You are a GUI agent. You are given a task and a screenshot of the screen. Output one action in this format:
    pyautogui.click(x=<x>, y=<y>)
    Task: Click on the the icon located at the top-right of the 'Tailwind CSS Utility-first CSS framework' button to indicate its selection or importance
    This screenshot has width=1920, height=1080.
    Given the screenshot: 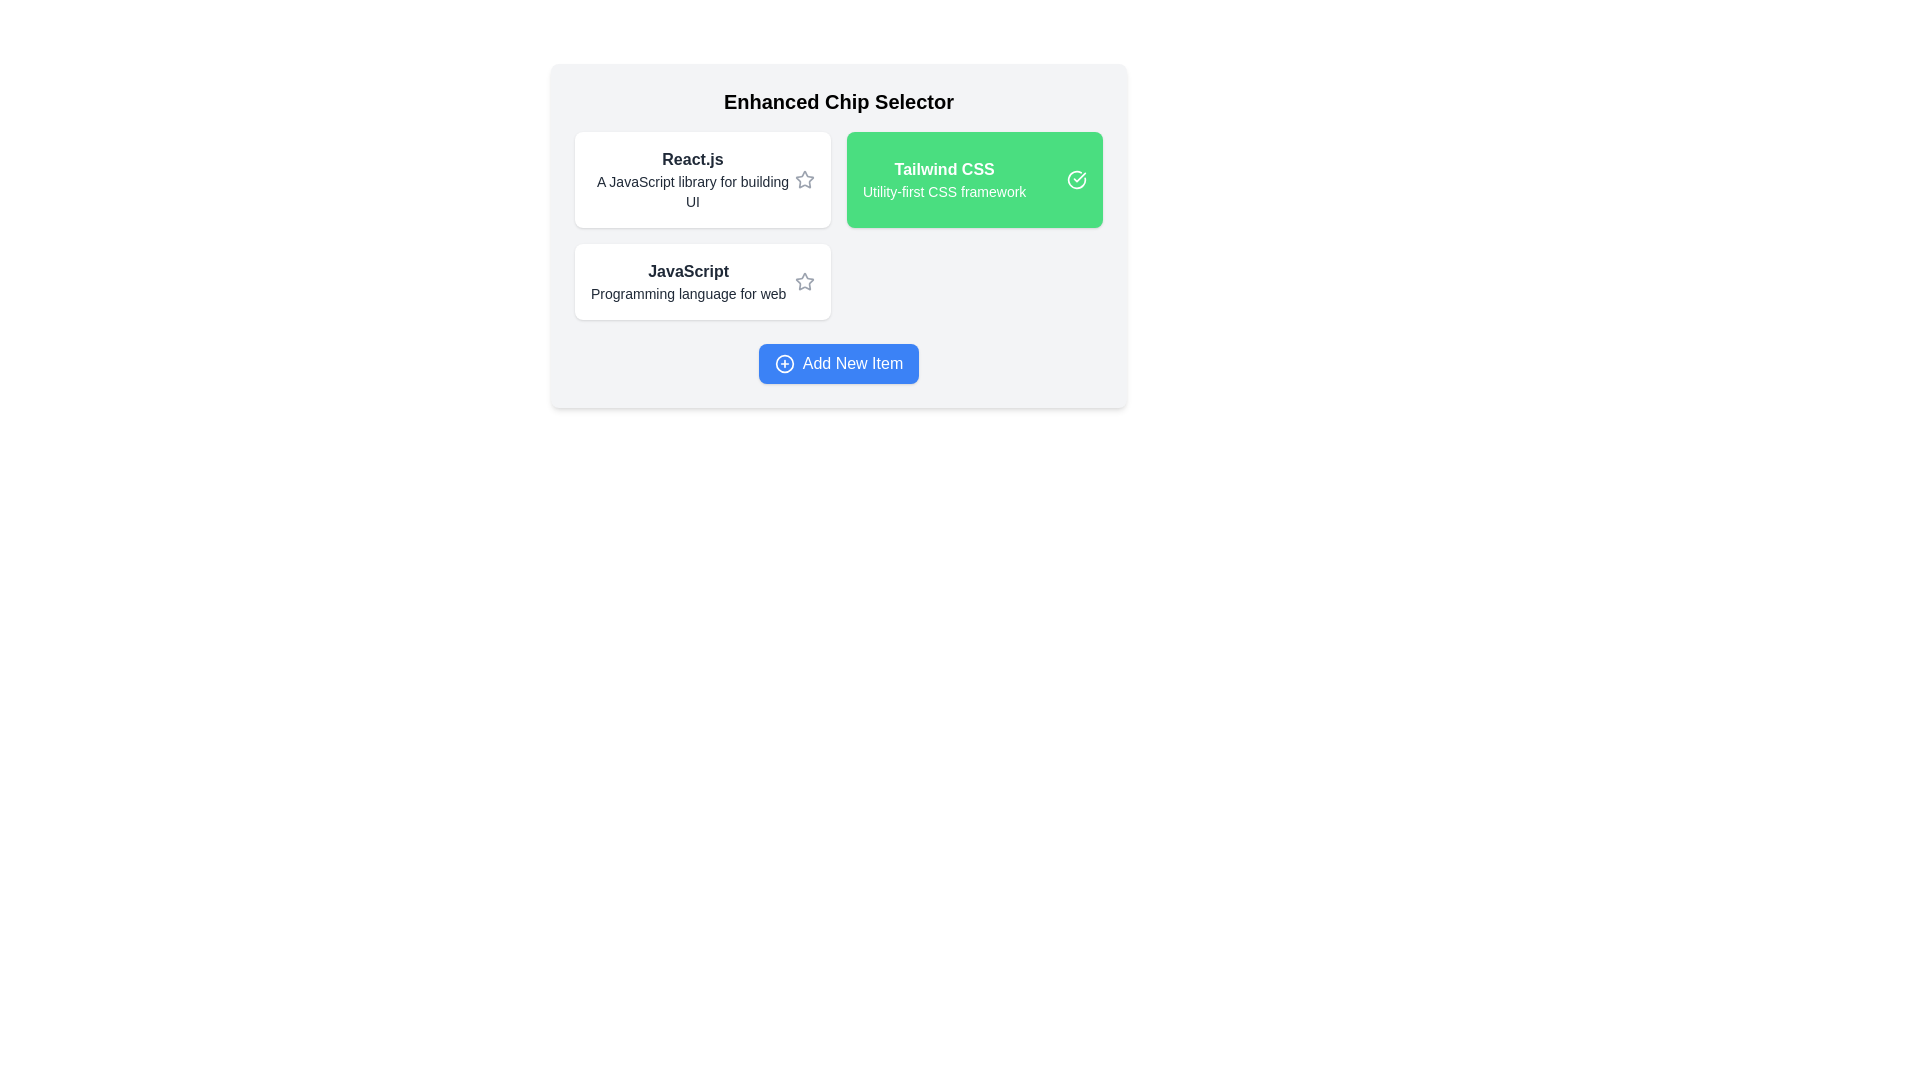 What is the action you would take?
    pyautogui.click(x=1075, y=180)
    